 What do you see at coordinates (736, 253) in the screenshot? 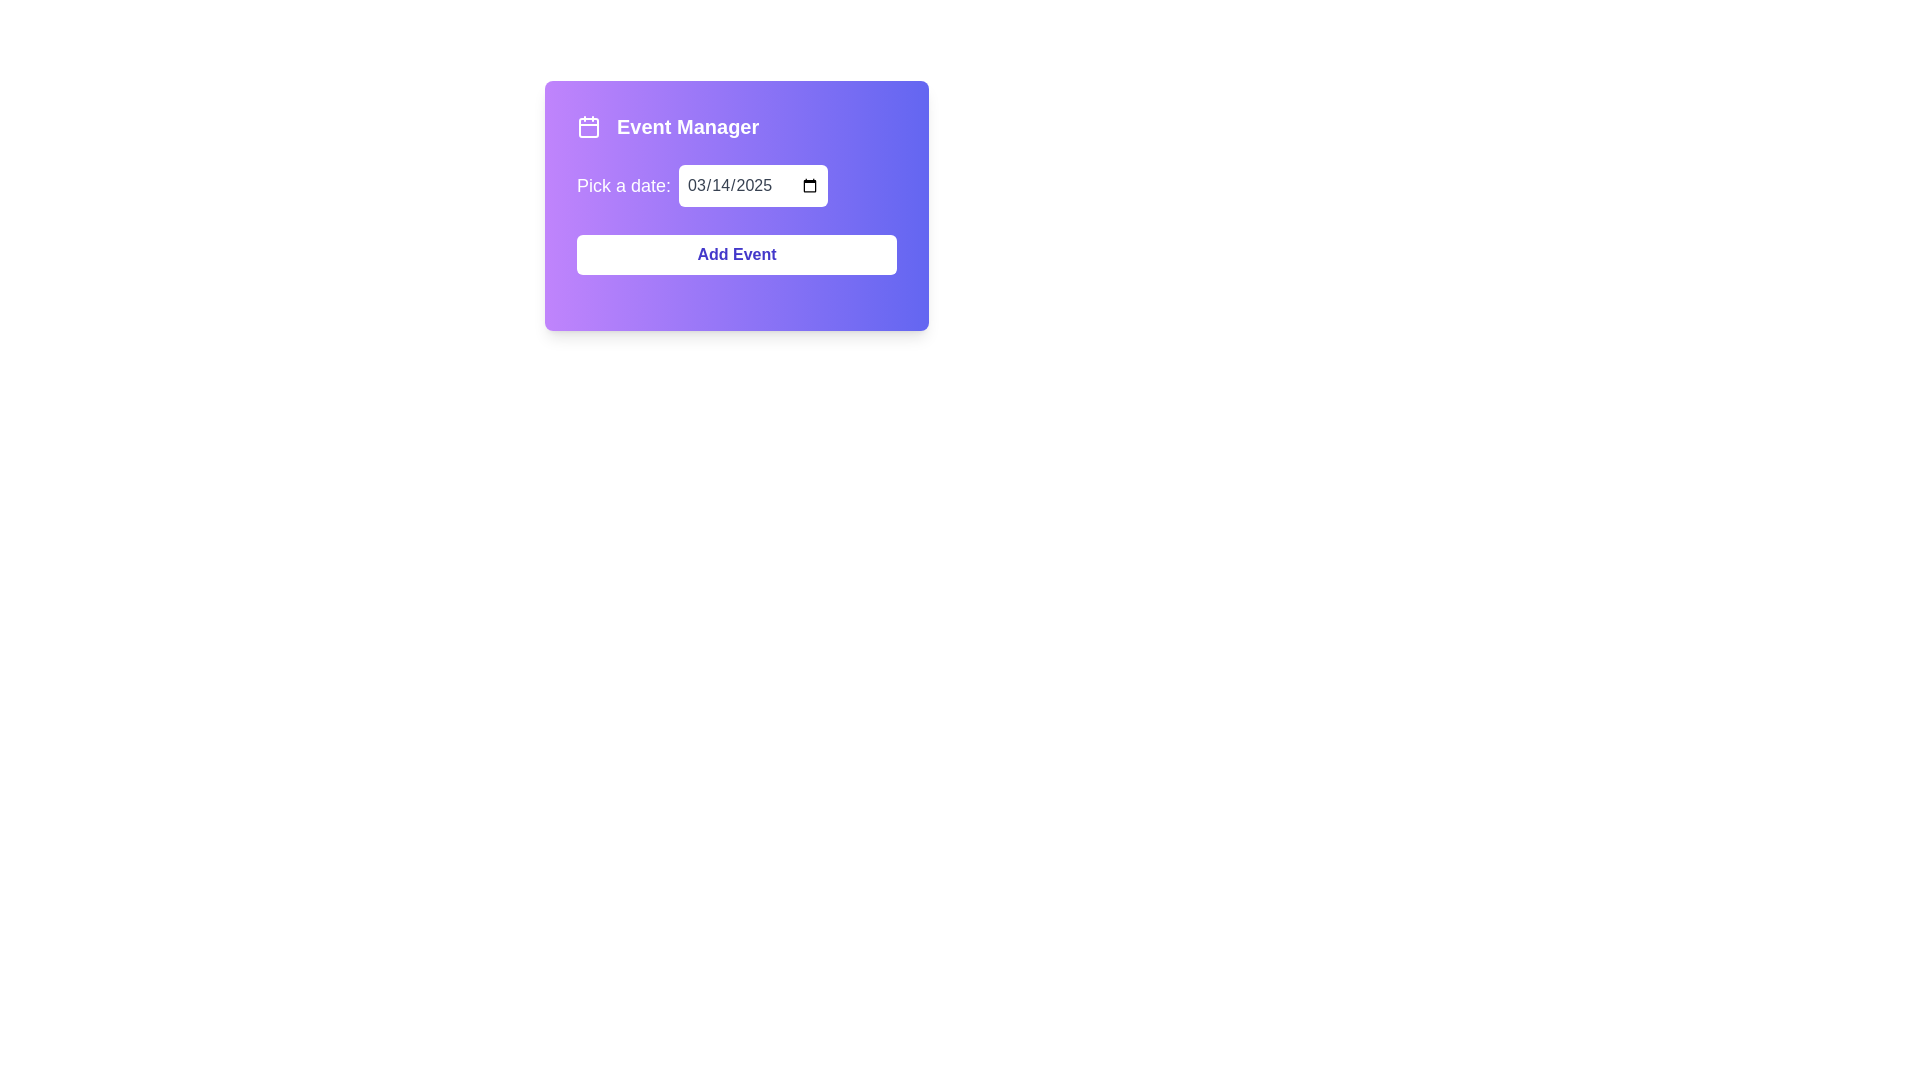
I see `the submit button that allows users to add an event to a list or schedule, which is centrally positioned below the date-picker input field` at bounding box center [736, 253].